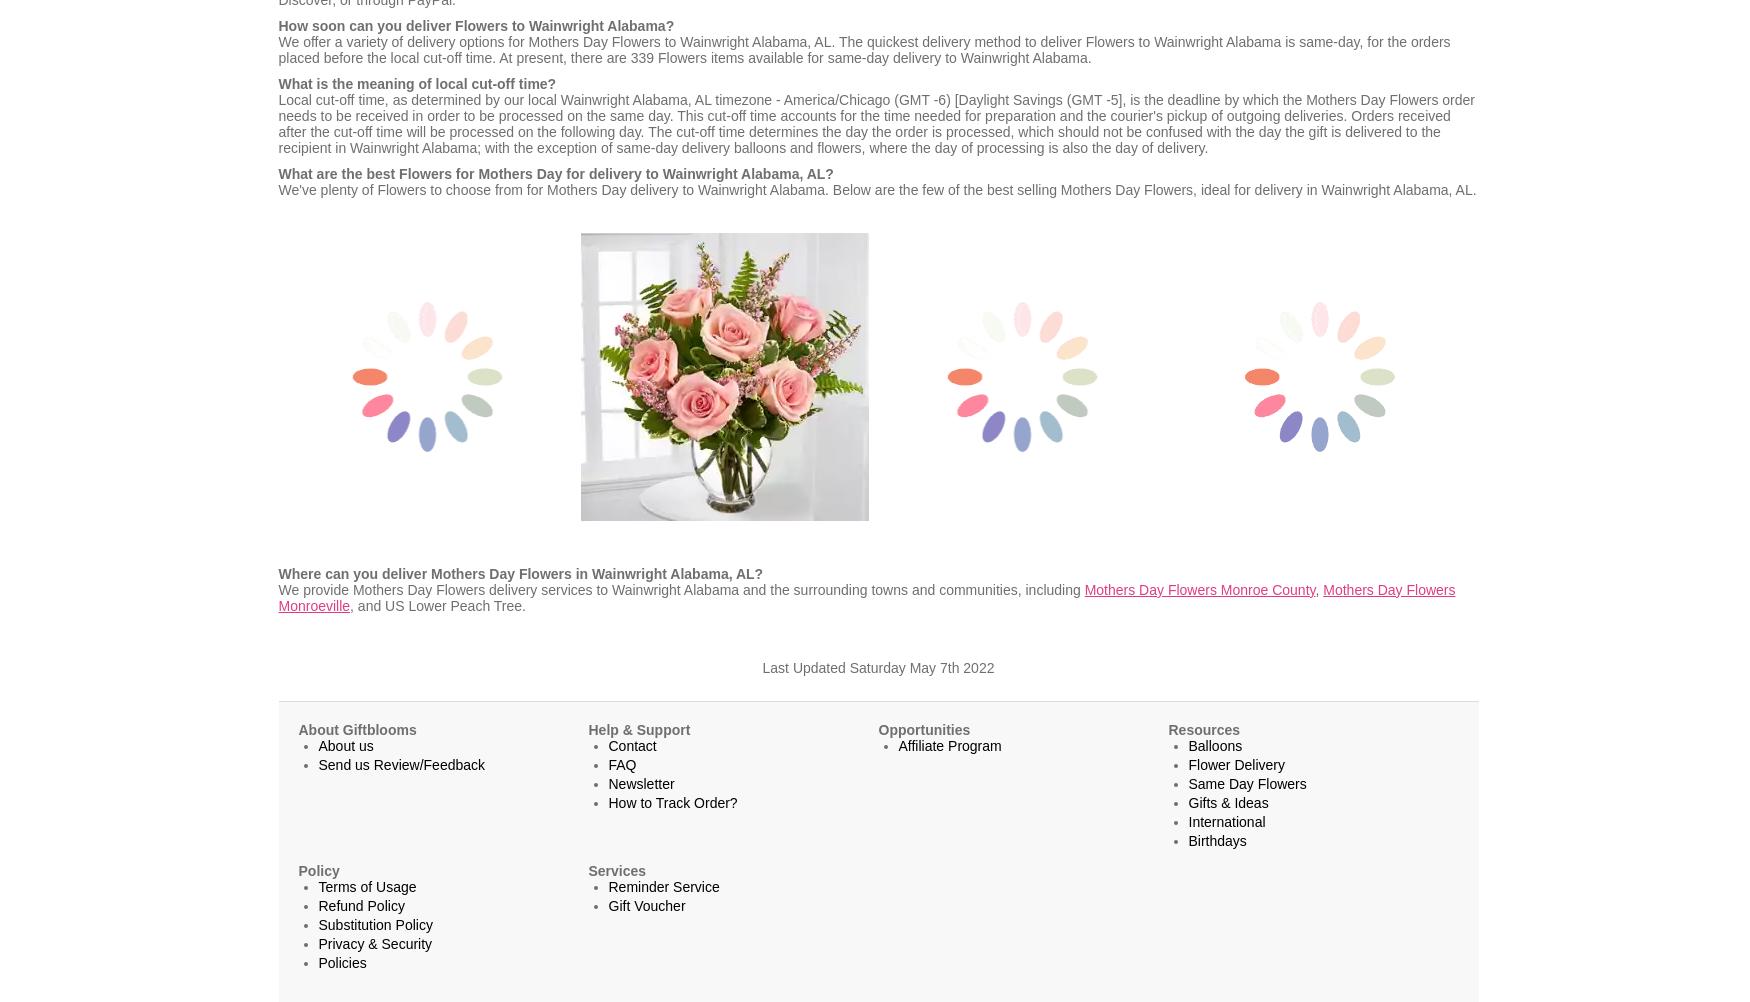  I want to click on 'Mothers Day Flowers Monroeville', so click(277, 595).